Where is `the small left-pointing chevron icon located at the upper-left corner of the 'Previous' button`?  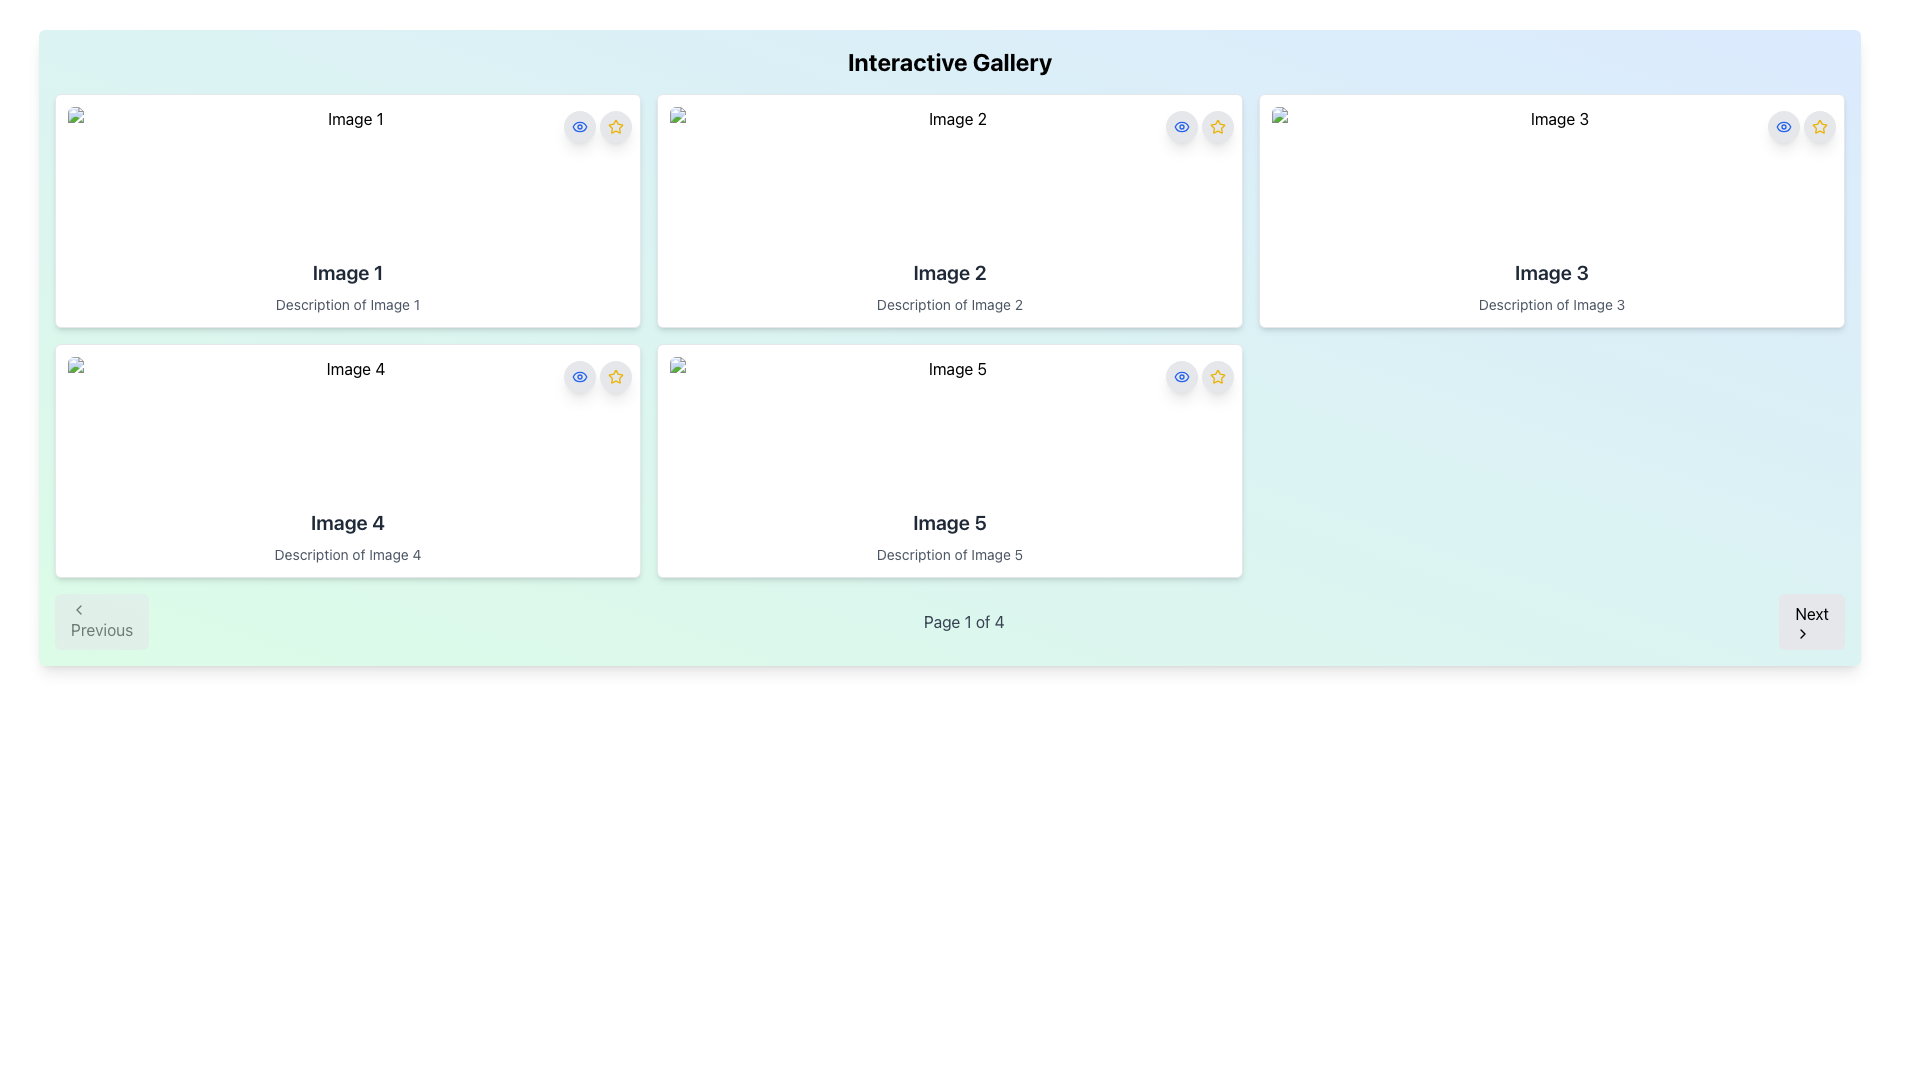
the small left-pointing chevron icon located at the upper-left corner of the 'Previous' button is located at coordinates (78, 608).